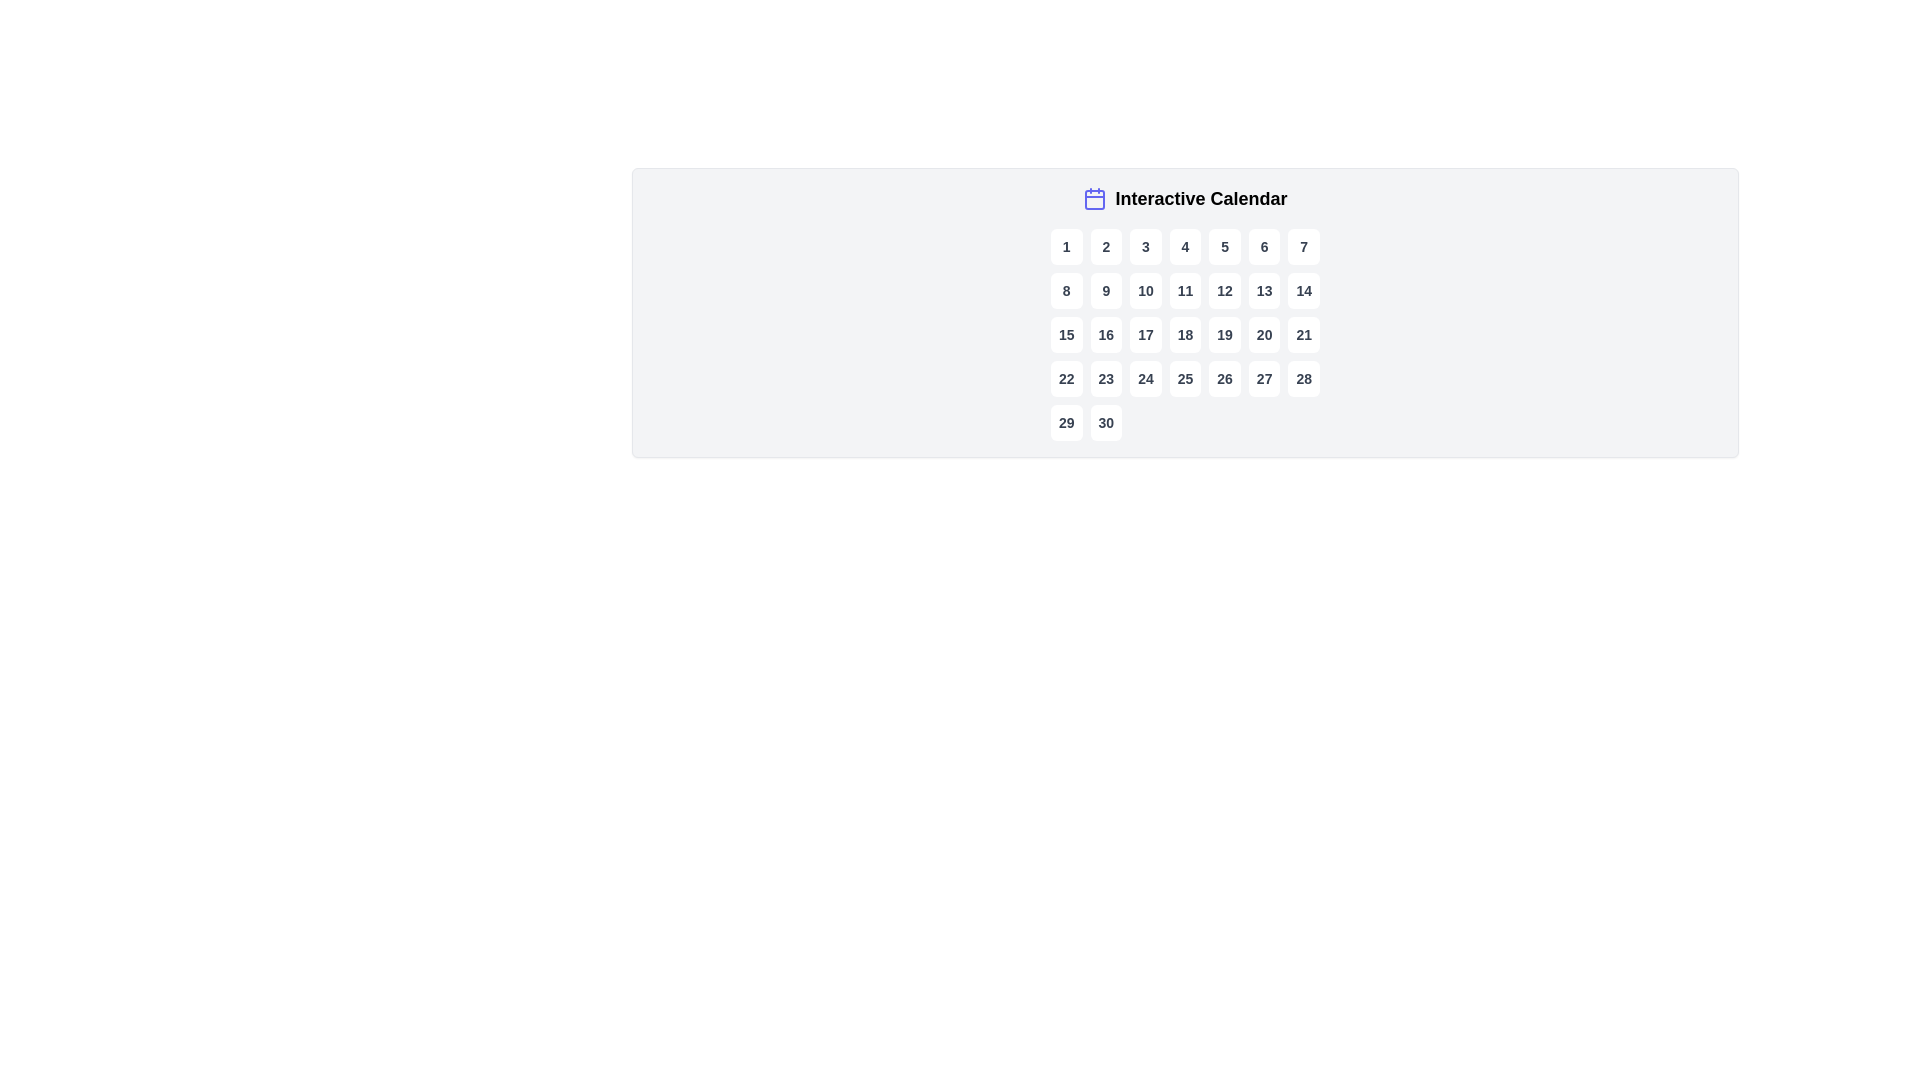 This screenshot has width=1920, height=1080. I want to click on the button representing the 18th day in the calendar interface, so click(1185, 334).